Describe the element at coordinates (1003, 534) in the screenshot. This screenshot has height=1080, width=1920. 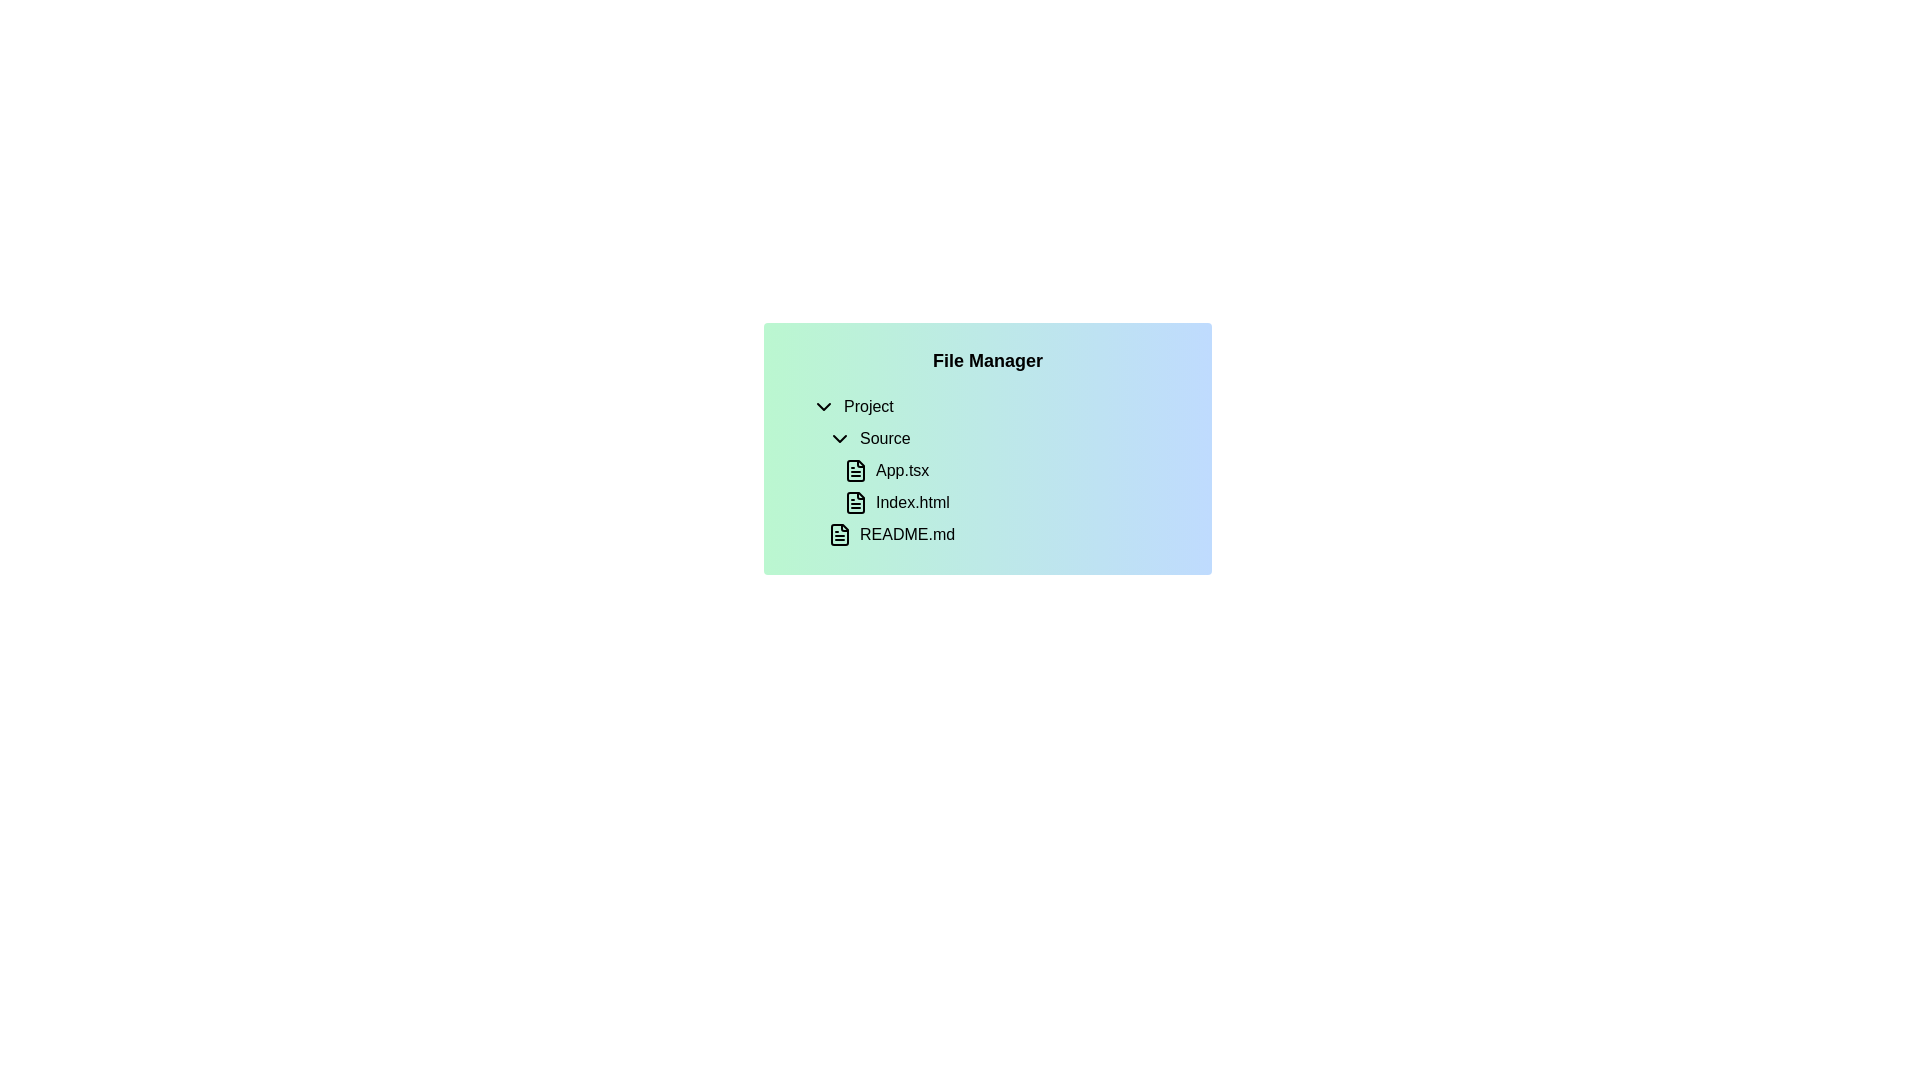
I see `the file list item representing 'README.md'` at that location.